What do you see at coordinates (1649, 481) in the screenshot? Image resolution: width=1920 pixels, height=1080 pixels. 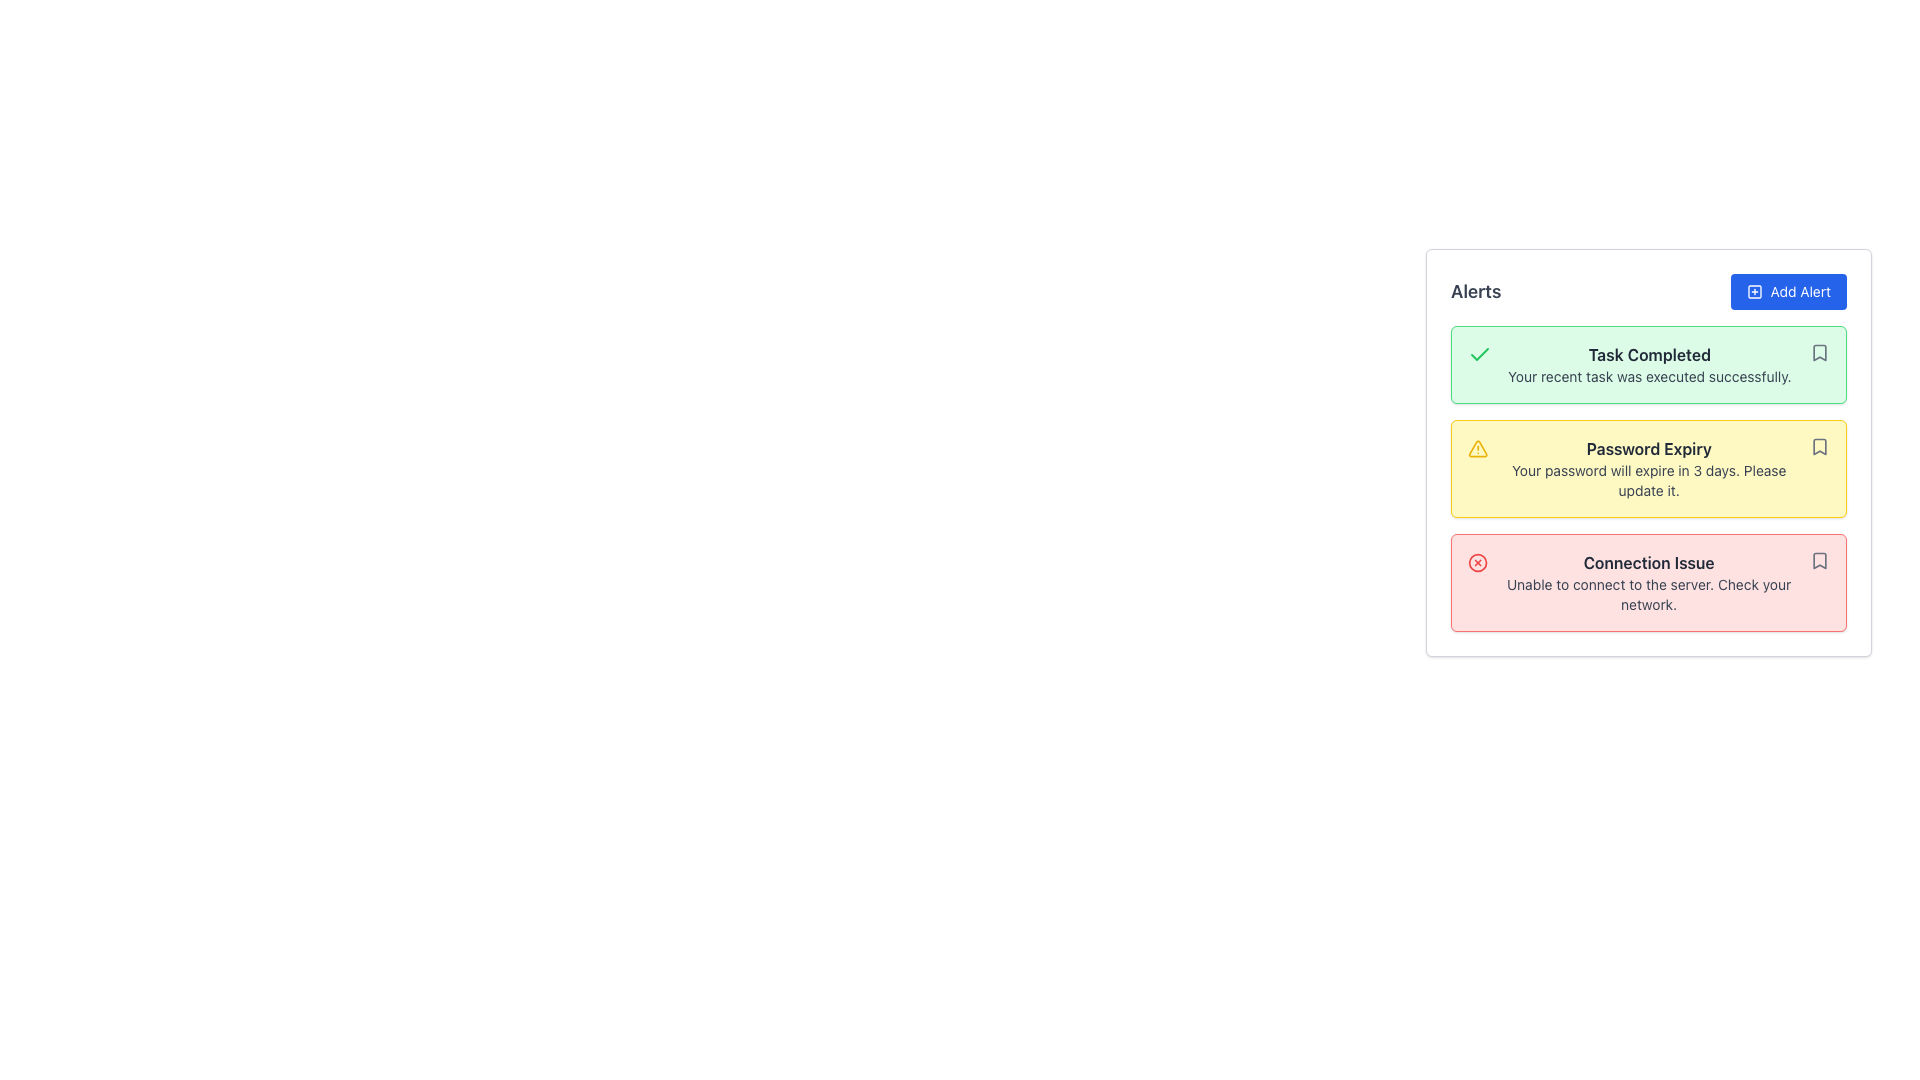 I see `the text notification displaying 'Your password will expire in 3 days. Please update it.' which is located in a yellow alert box below the 'Password Expiry' title` at bounding box center [1649, 481].